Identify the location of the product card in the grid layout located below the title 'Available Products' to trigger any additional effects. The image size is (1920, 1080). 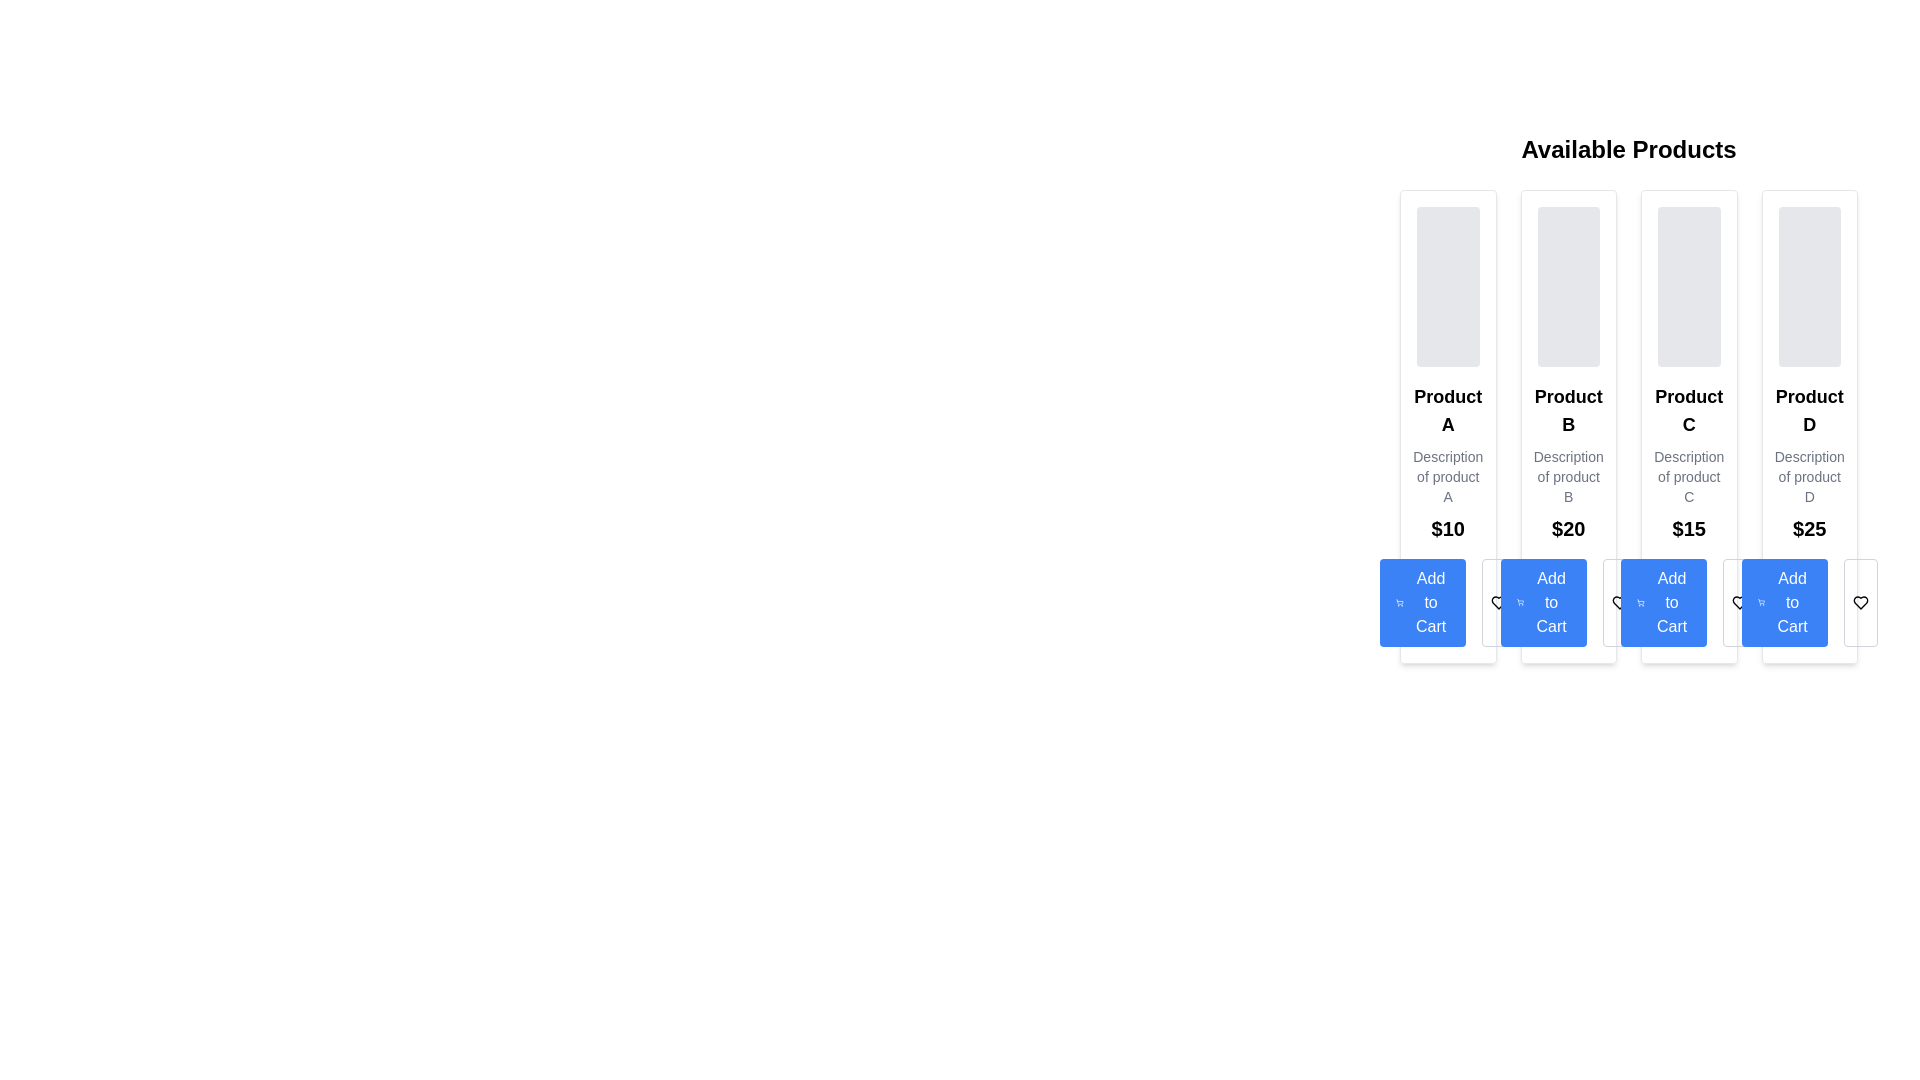
(1628, 426).